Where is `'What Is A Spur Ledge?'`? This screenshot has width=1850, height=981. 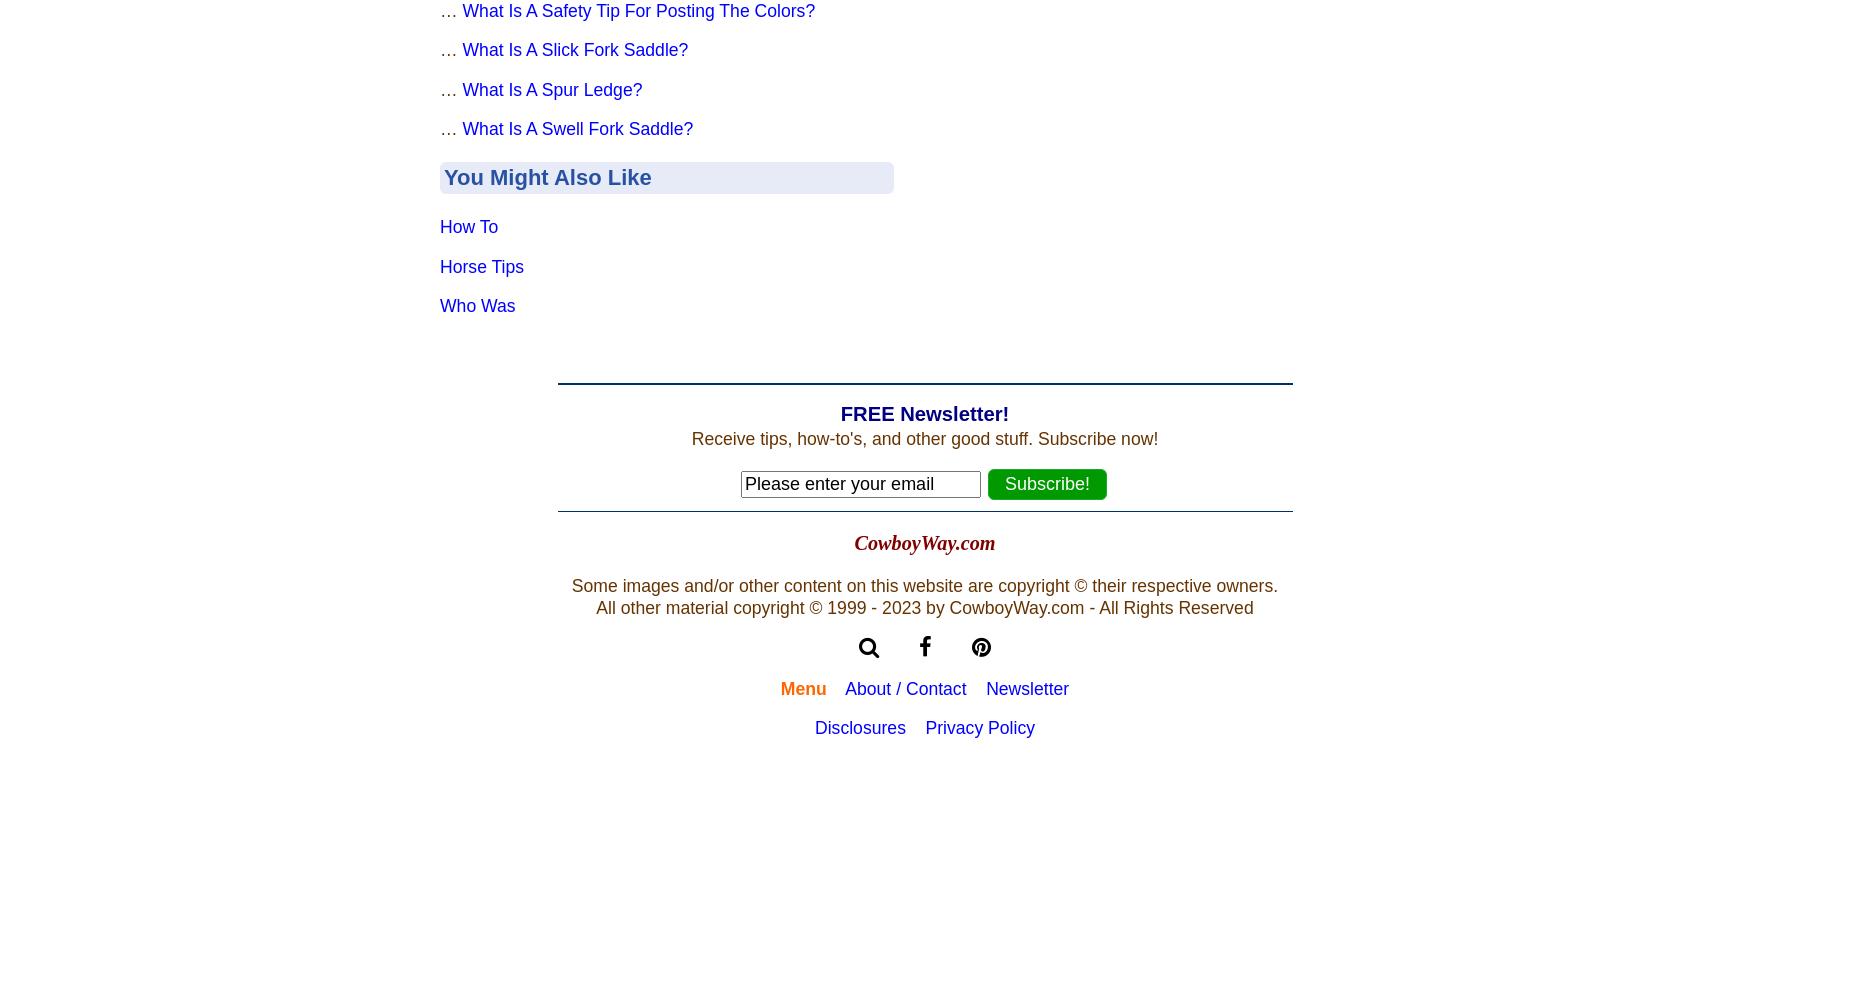 'What Is A Spur Ledge?' is located at coordinates (552, 87).